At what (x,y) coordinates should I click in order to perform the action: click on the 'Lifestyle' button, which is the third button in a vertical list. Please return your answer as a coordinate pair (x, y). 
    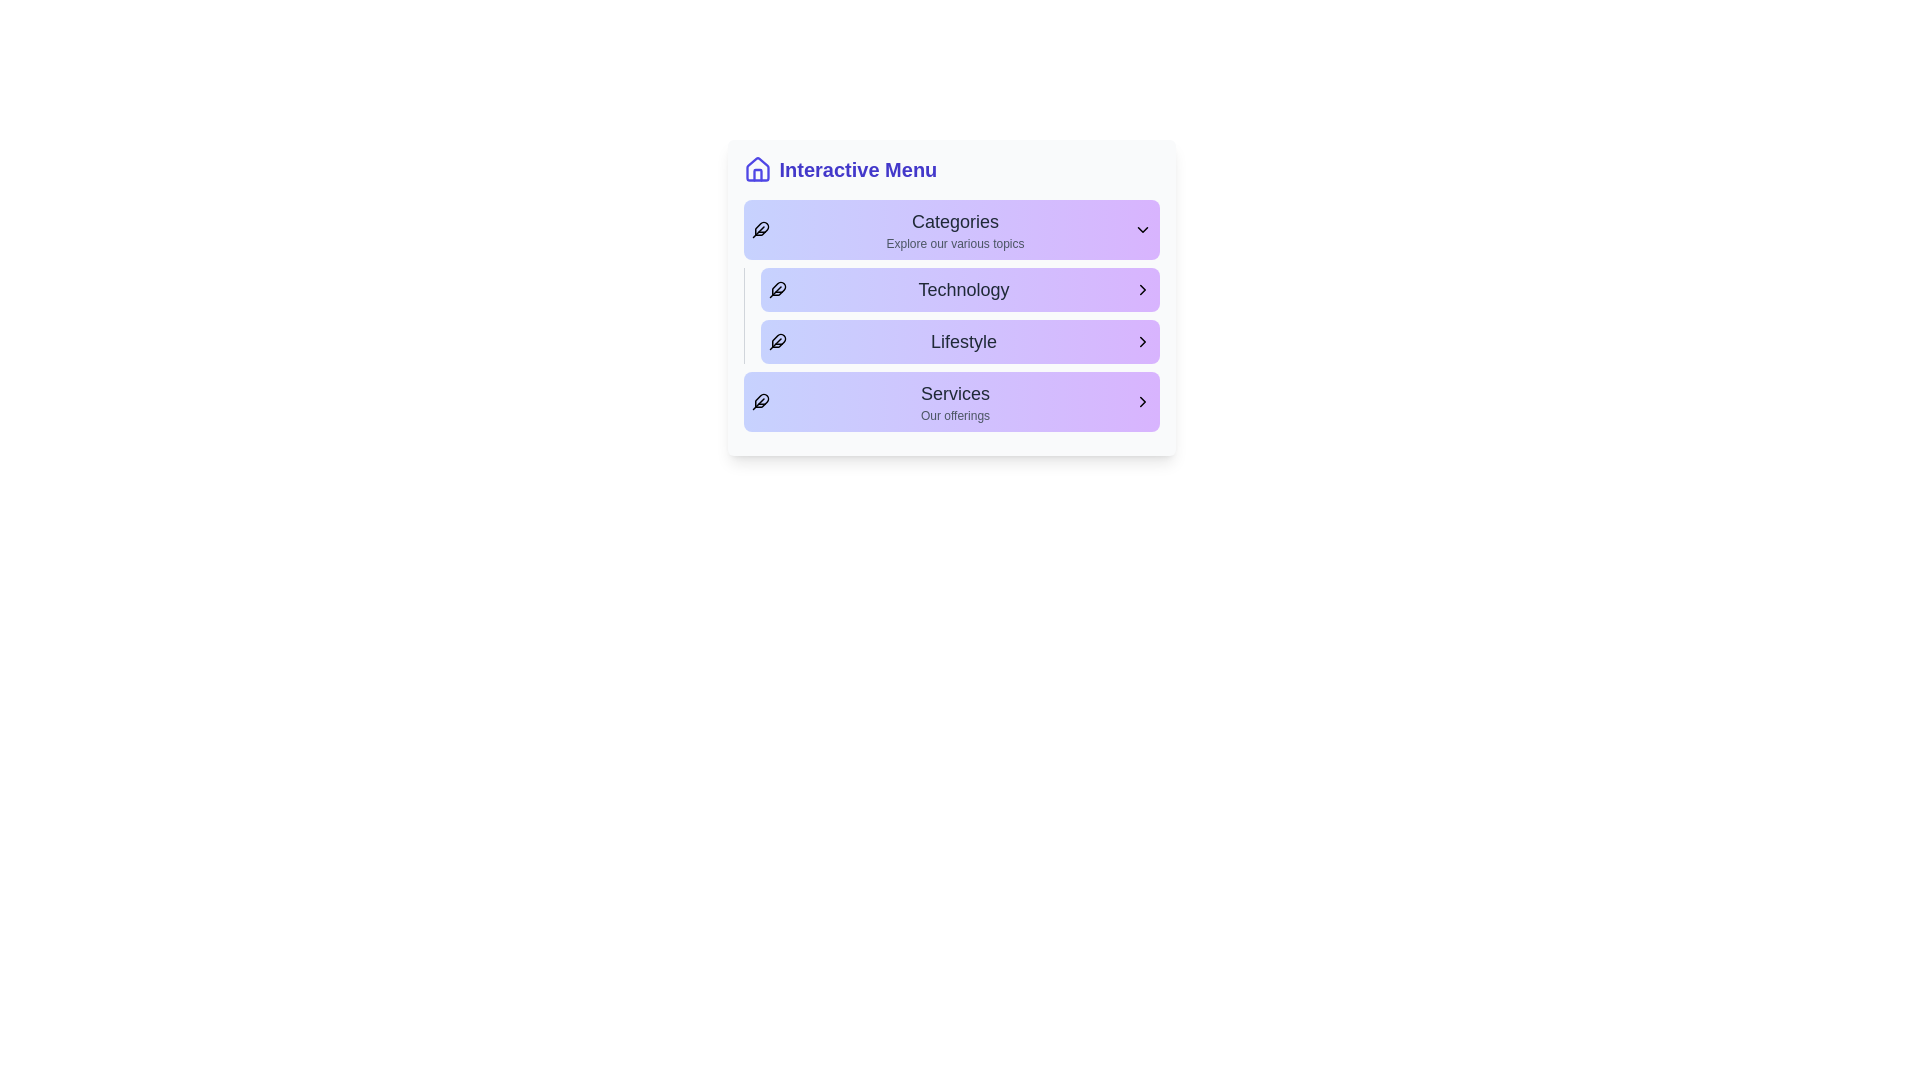
    Looking at the image, I should click on (960, 341).